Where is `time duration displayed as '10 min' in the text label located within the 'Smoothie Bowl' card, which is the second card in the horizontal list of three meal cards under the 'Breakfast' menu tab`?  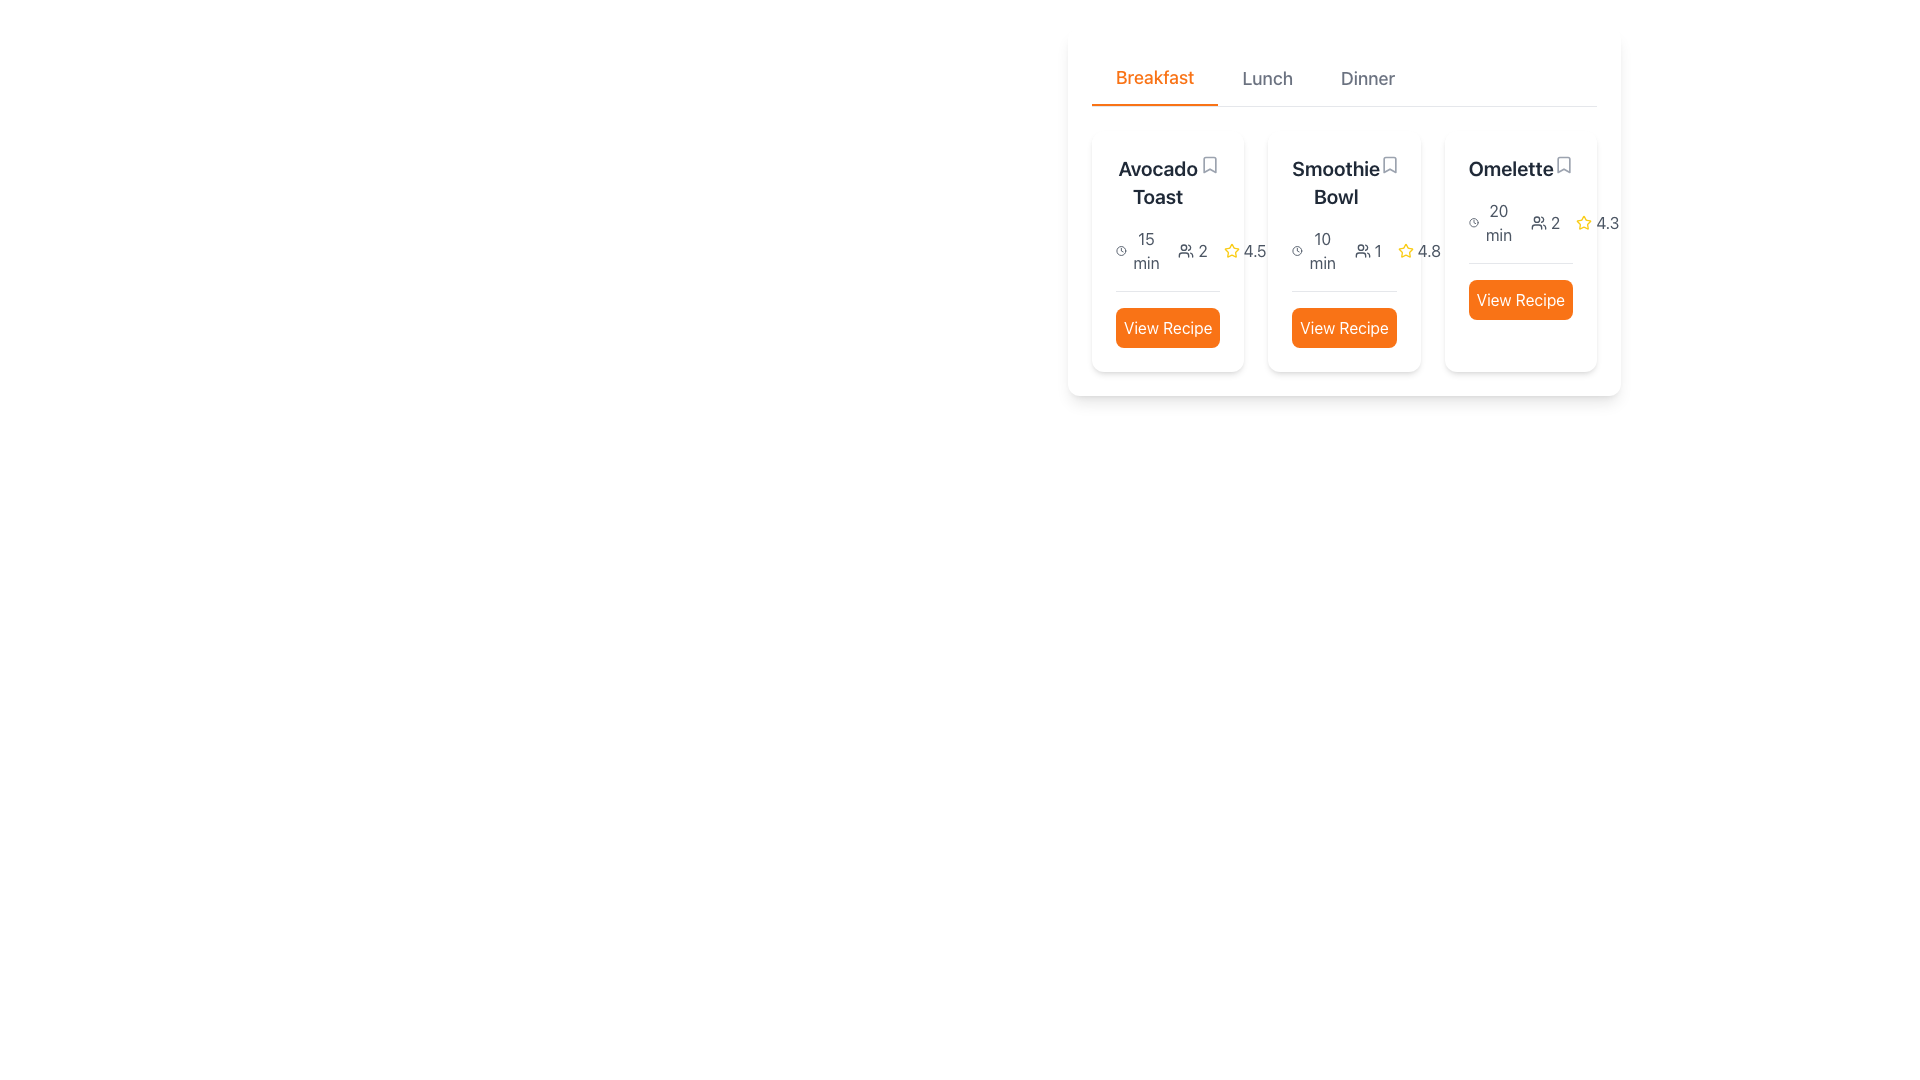
time duration displayed as '10 min' in the text label located within the 'Smoothie Bowl' card, which is the second card in the horizontal list of three meal cards under the 'Breakfast' menu tab is located at coordinates (1322, 249).